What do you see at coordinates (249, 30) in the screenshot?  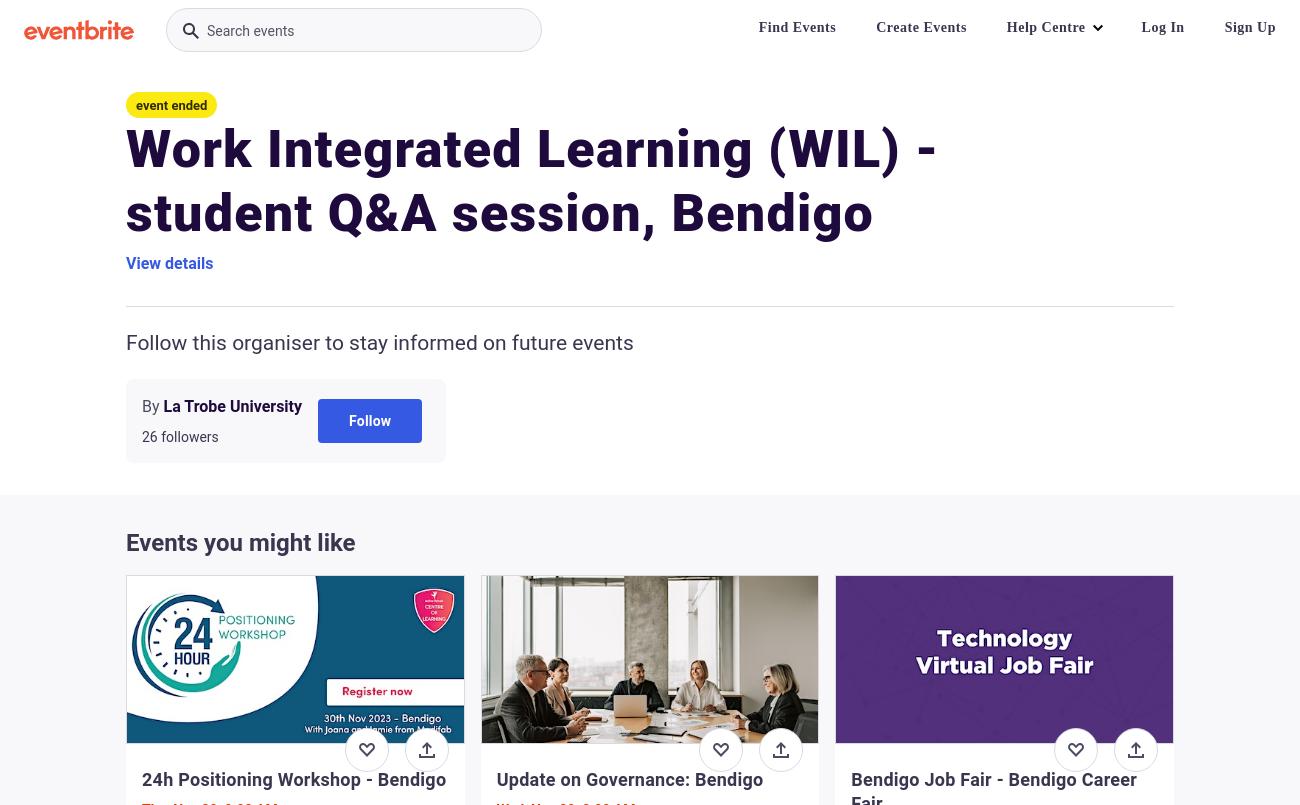 I see `'Search events'` at bounding box center [249, 30].